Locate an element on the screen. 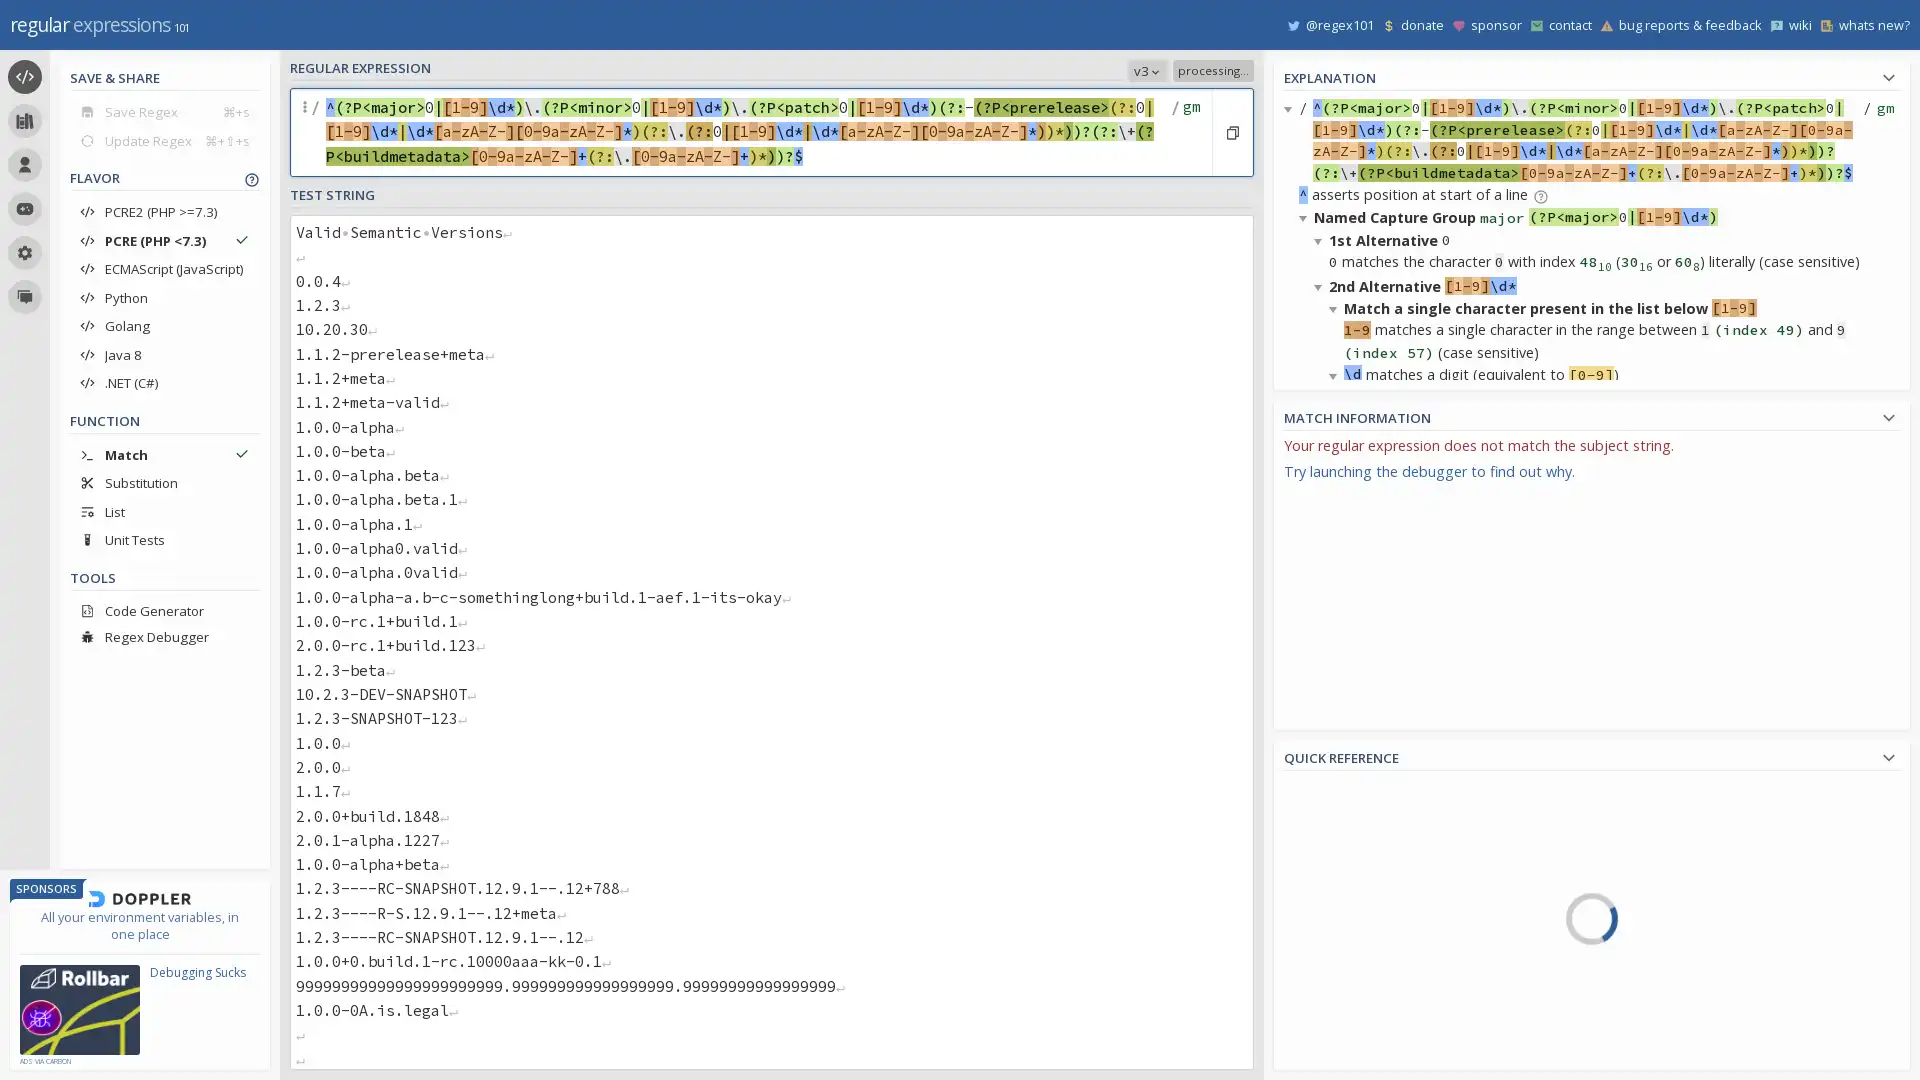 This screenshot has height=1080, width=1920. Meta Sequences is located at coordinates (1377, 944).